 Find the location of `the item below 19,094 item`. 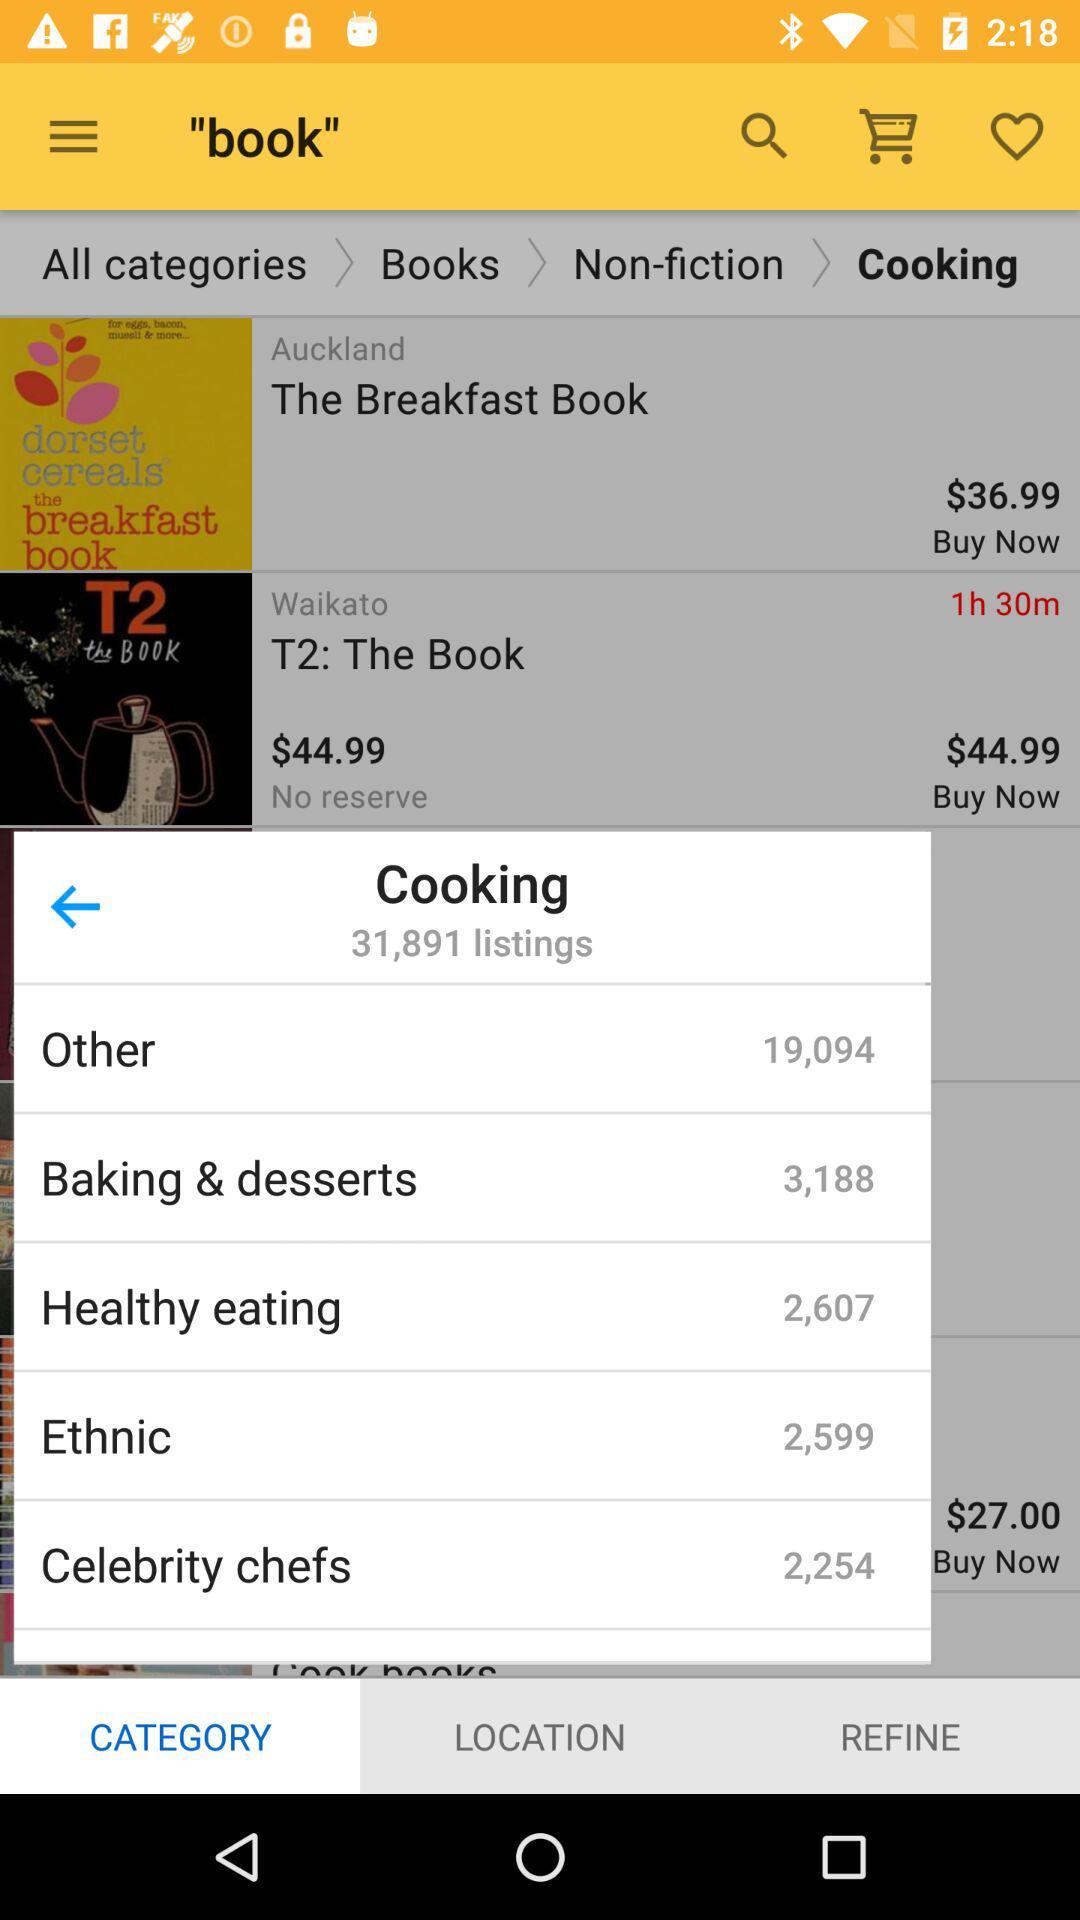

the item below 19,094 item is located at coordinates (829, 1177).